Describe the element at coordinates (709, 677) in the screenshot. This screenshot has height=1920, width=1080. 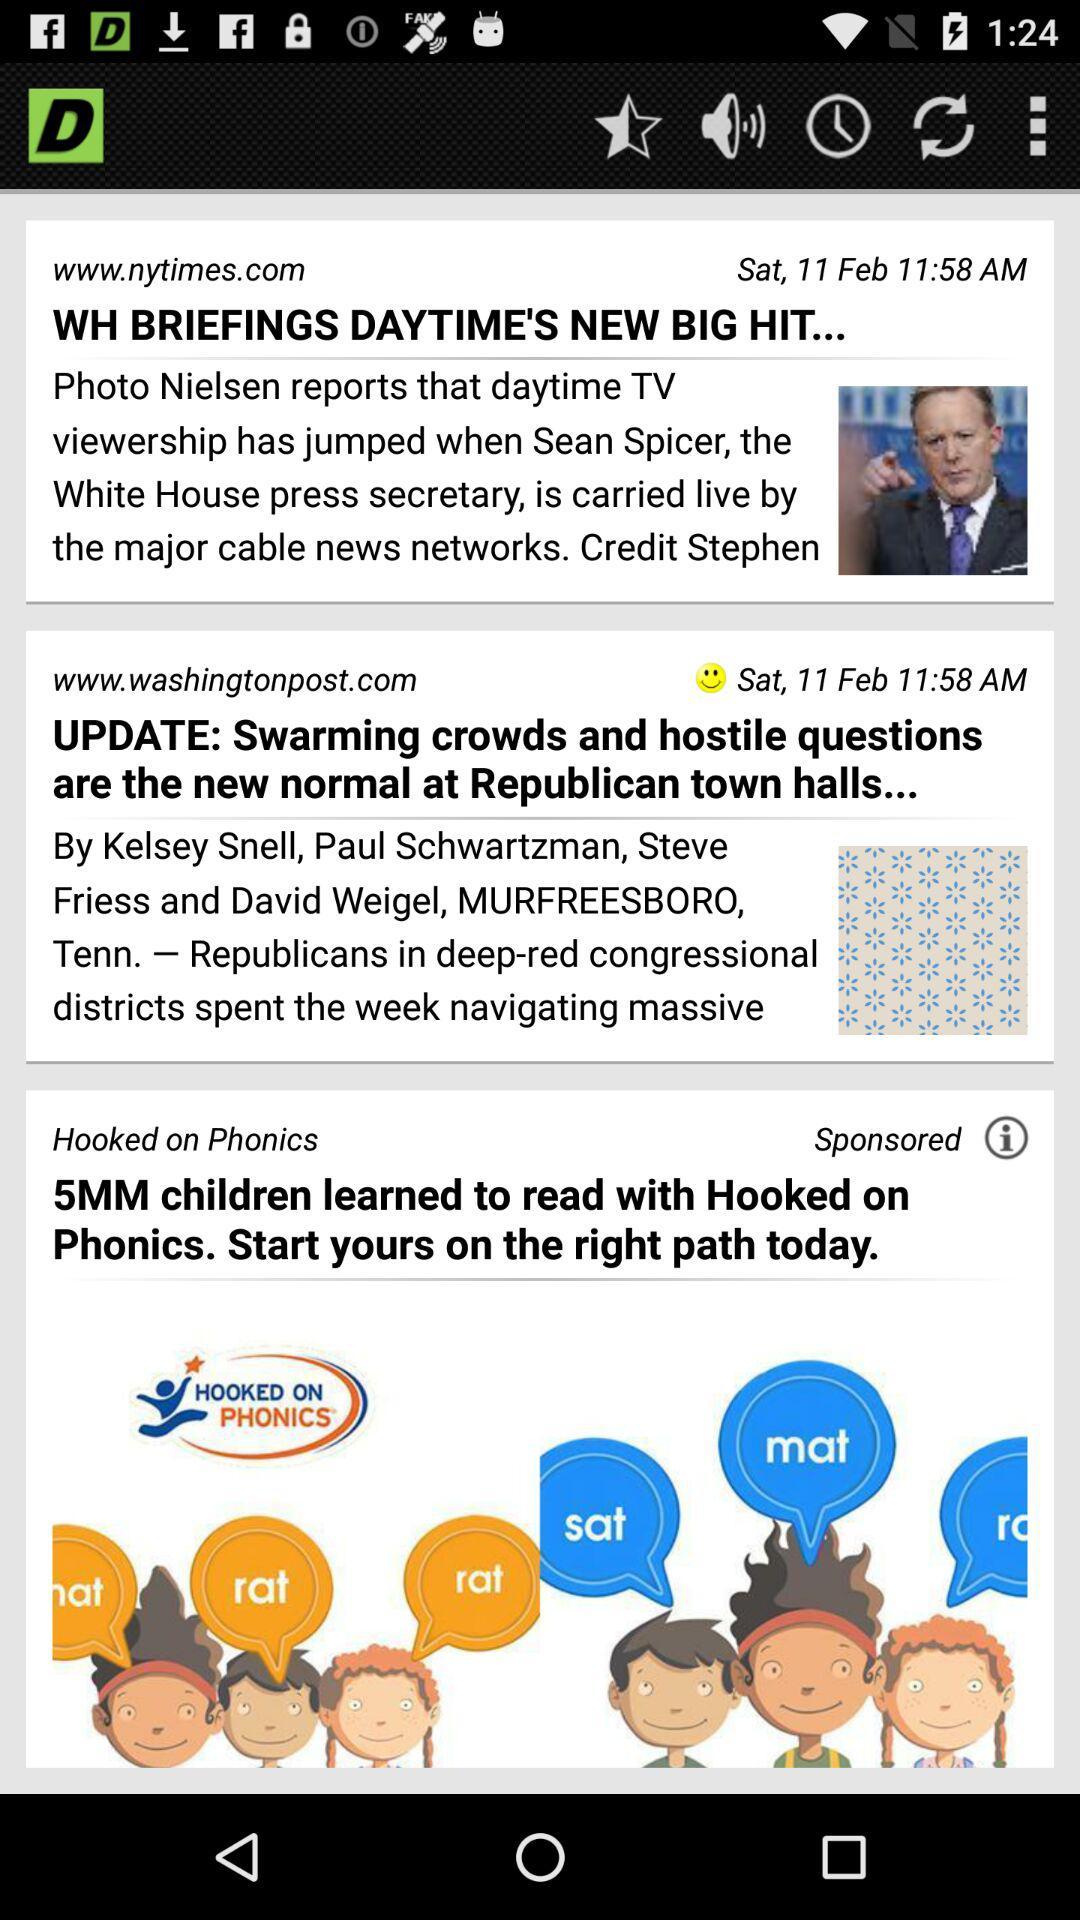
I see `item to the left of sat 11 feb item` at that location.